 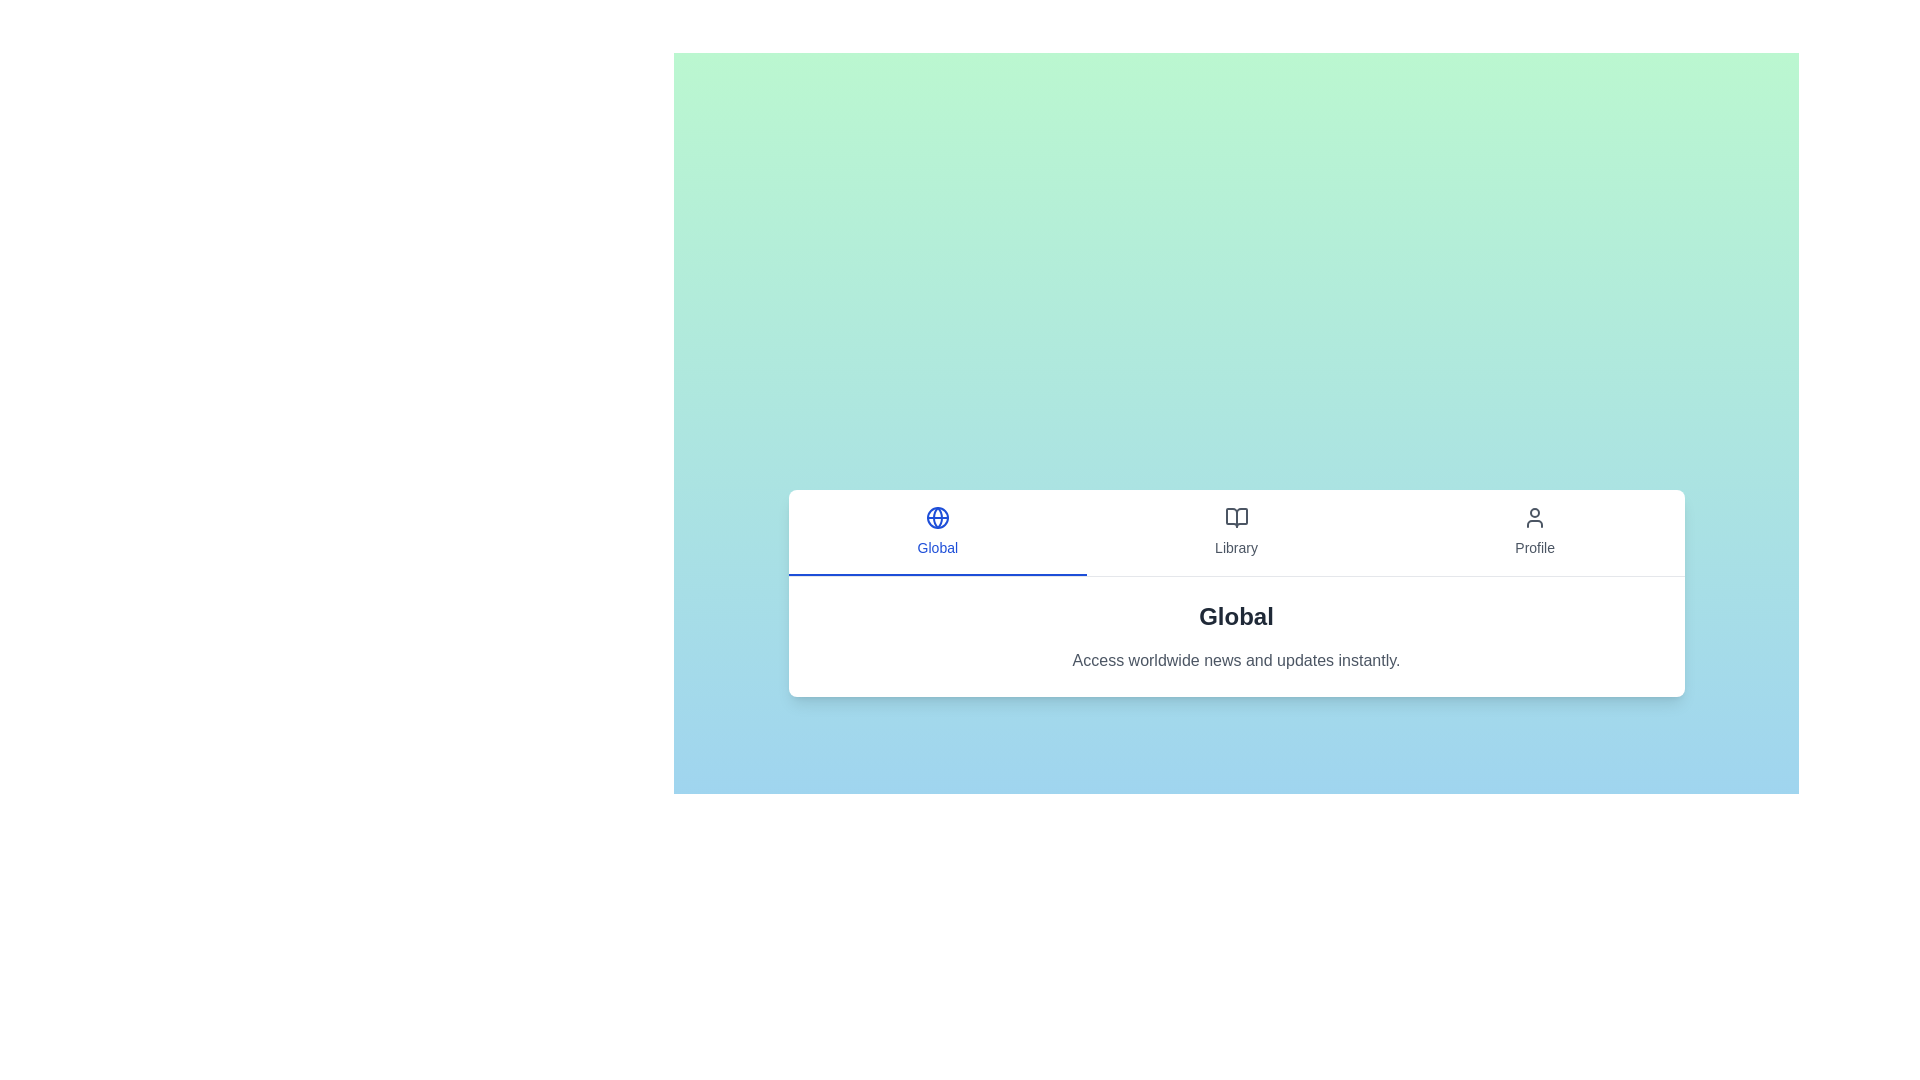 What do you see at coordinates (1534, 531) in the screenshot?
I see `the tab button corresponding to Profile` at bounding box center [1534, 531].